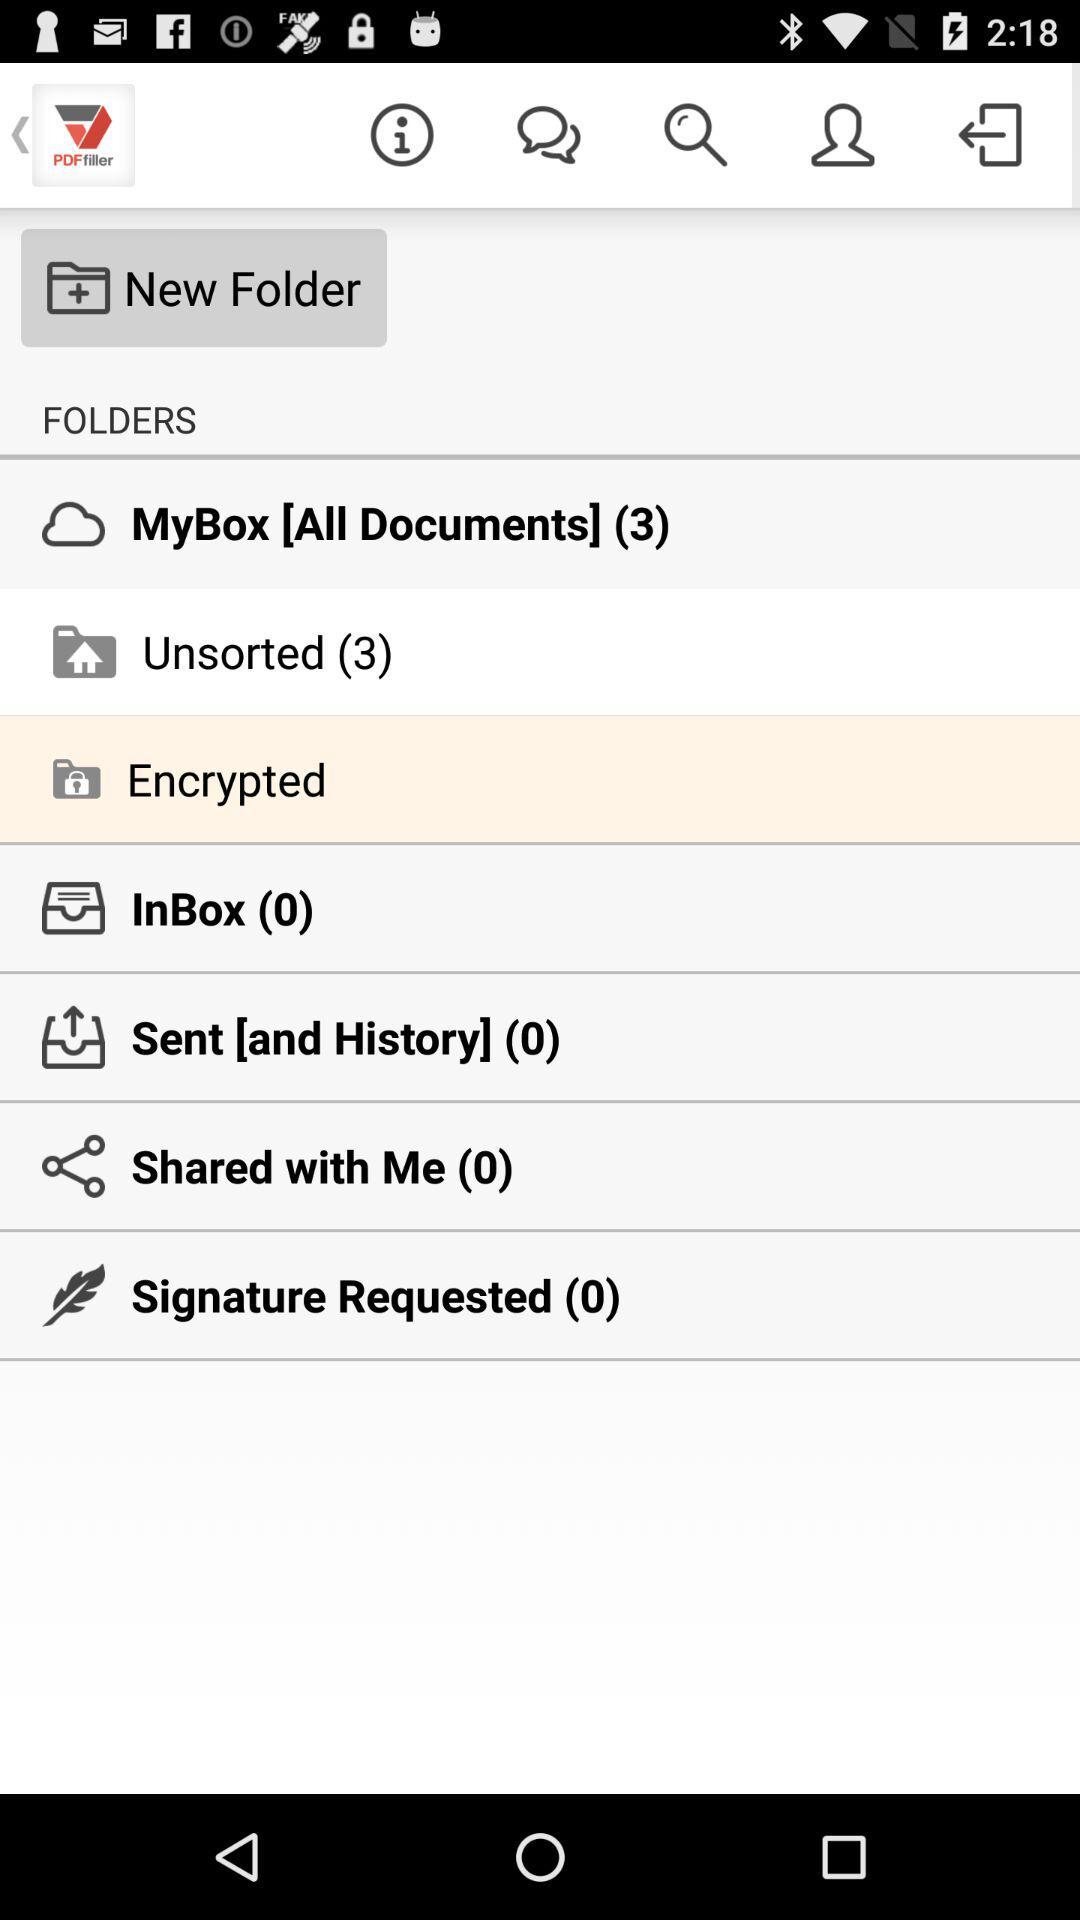  What do you see at coordinates (204, 287) in the screenshot?
I see `icon above folders icon` at bounding box center [204, 287].